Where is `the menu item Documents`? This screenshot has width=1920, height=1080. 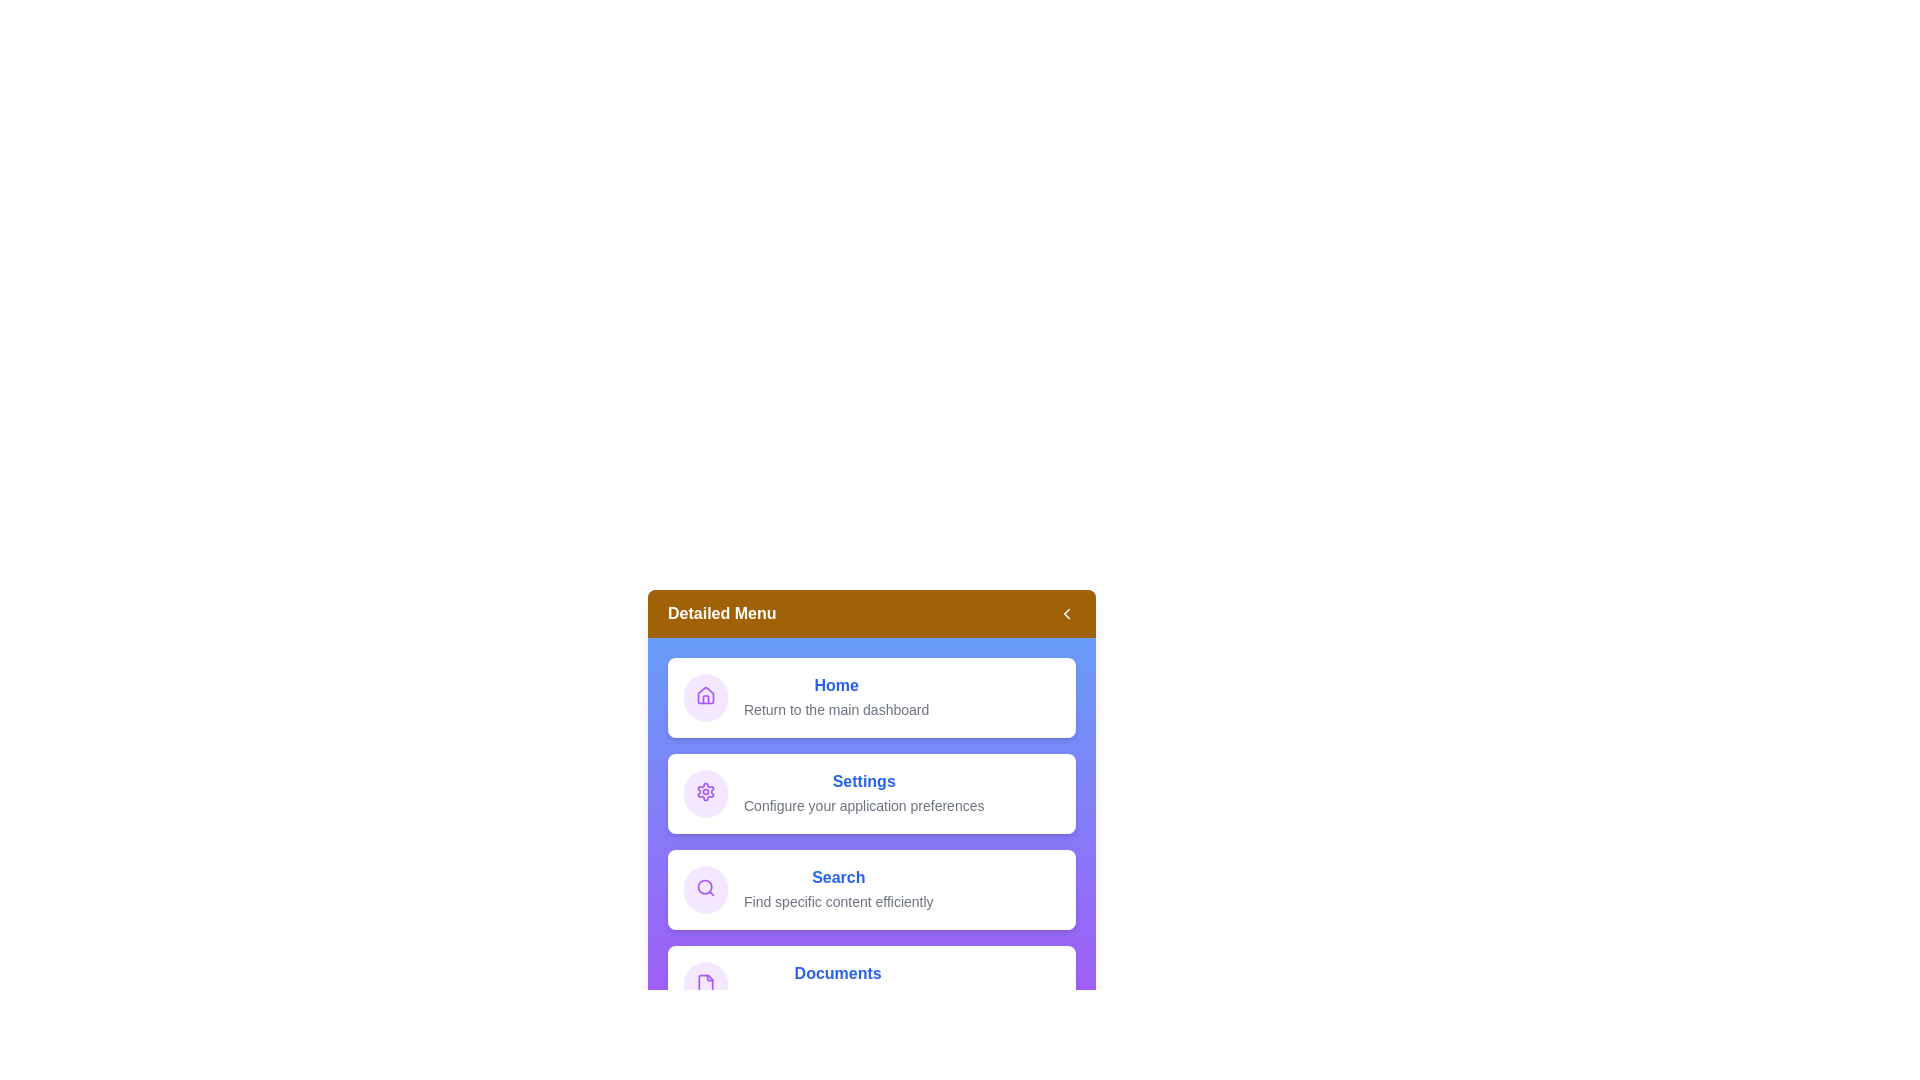
the menu item Documents is located at coordinates (872, 985).